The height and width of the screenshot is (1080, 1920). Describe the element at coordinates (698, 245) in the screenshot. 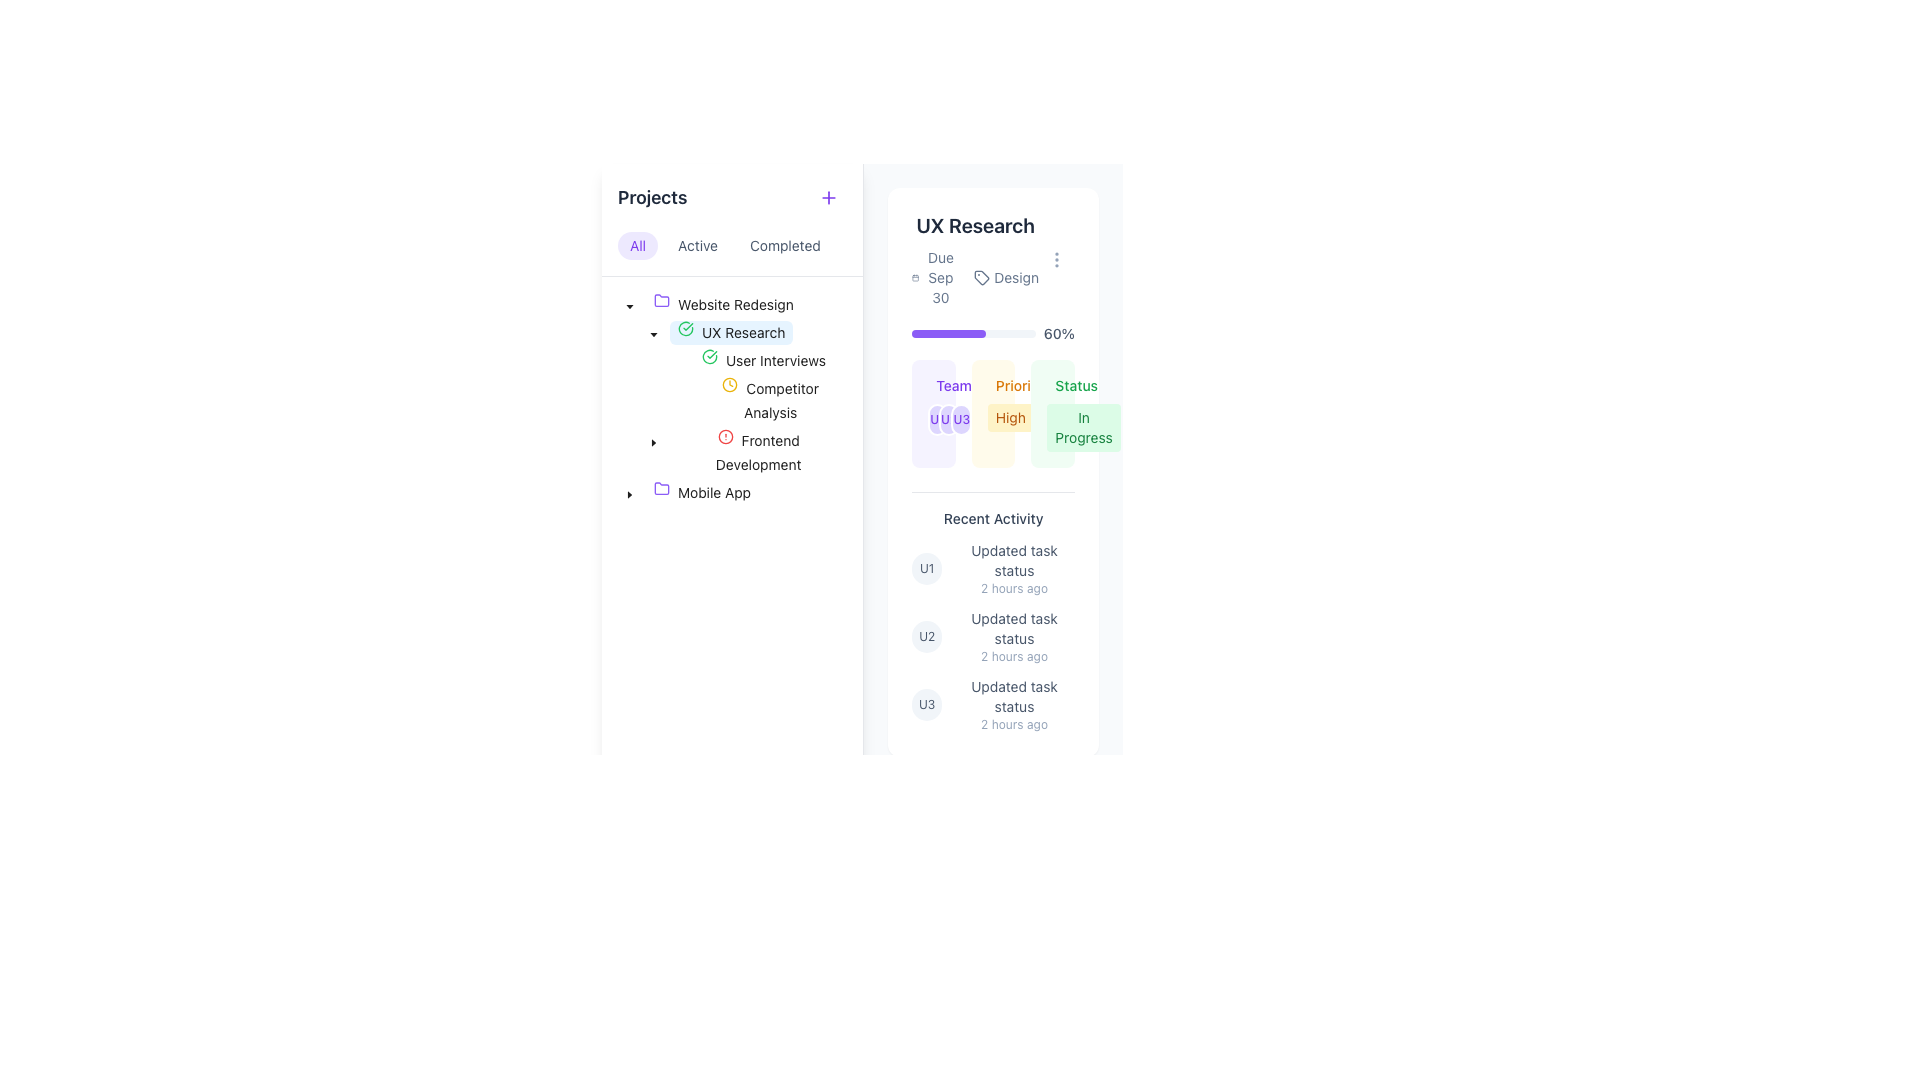

I see `the 'Active' button in the 'Projects' section to observe the hover effect, which is the second button in a group of three horizontal buttons ('All', 'Active', 'Completed')` at that location.